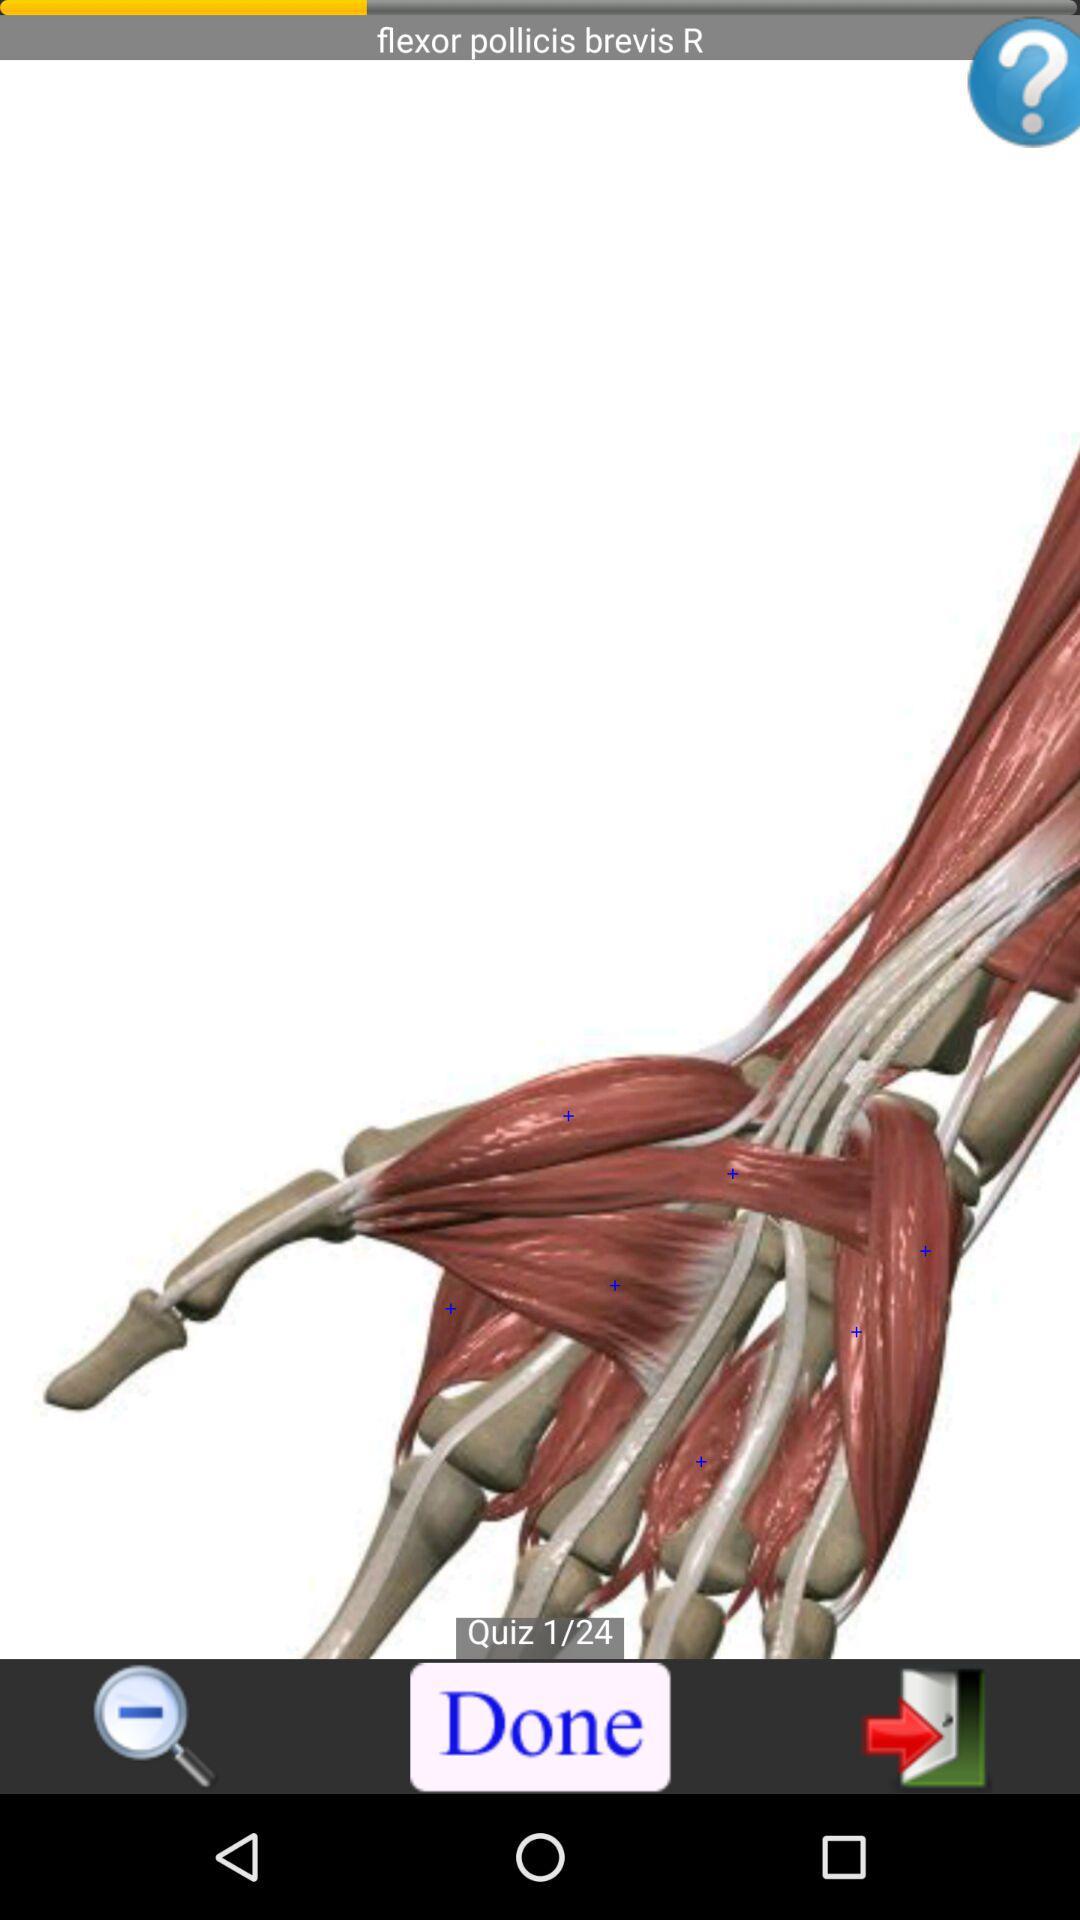  What do you see at coordinates (541, 1727) in the screenshot?
I see `click done` at bounding box center [541, 1727].